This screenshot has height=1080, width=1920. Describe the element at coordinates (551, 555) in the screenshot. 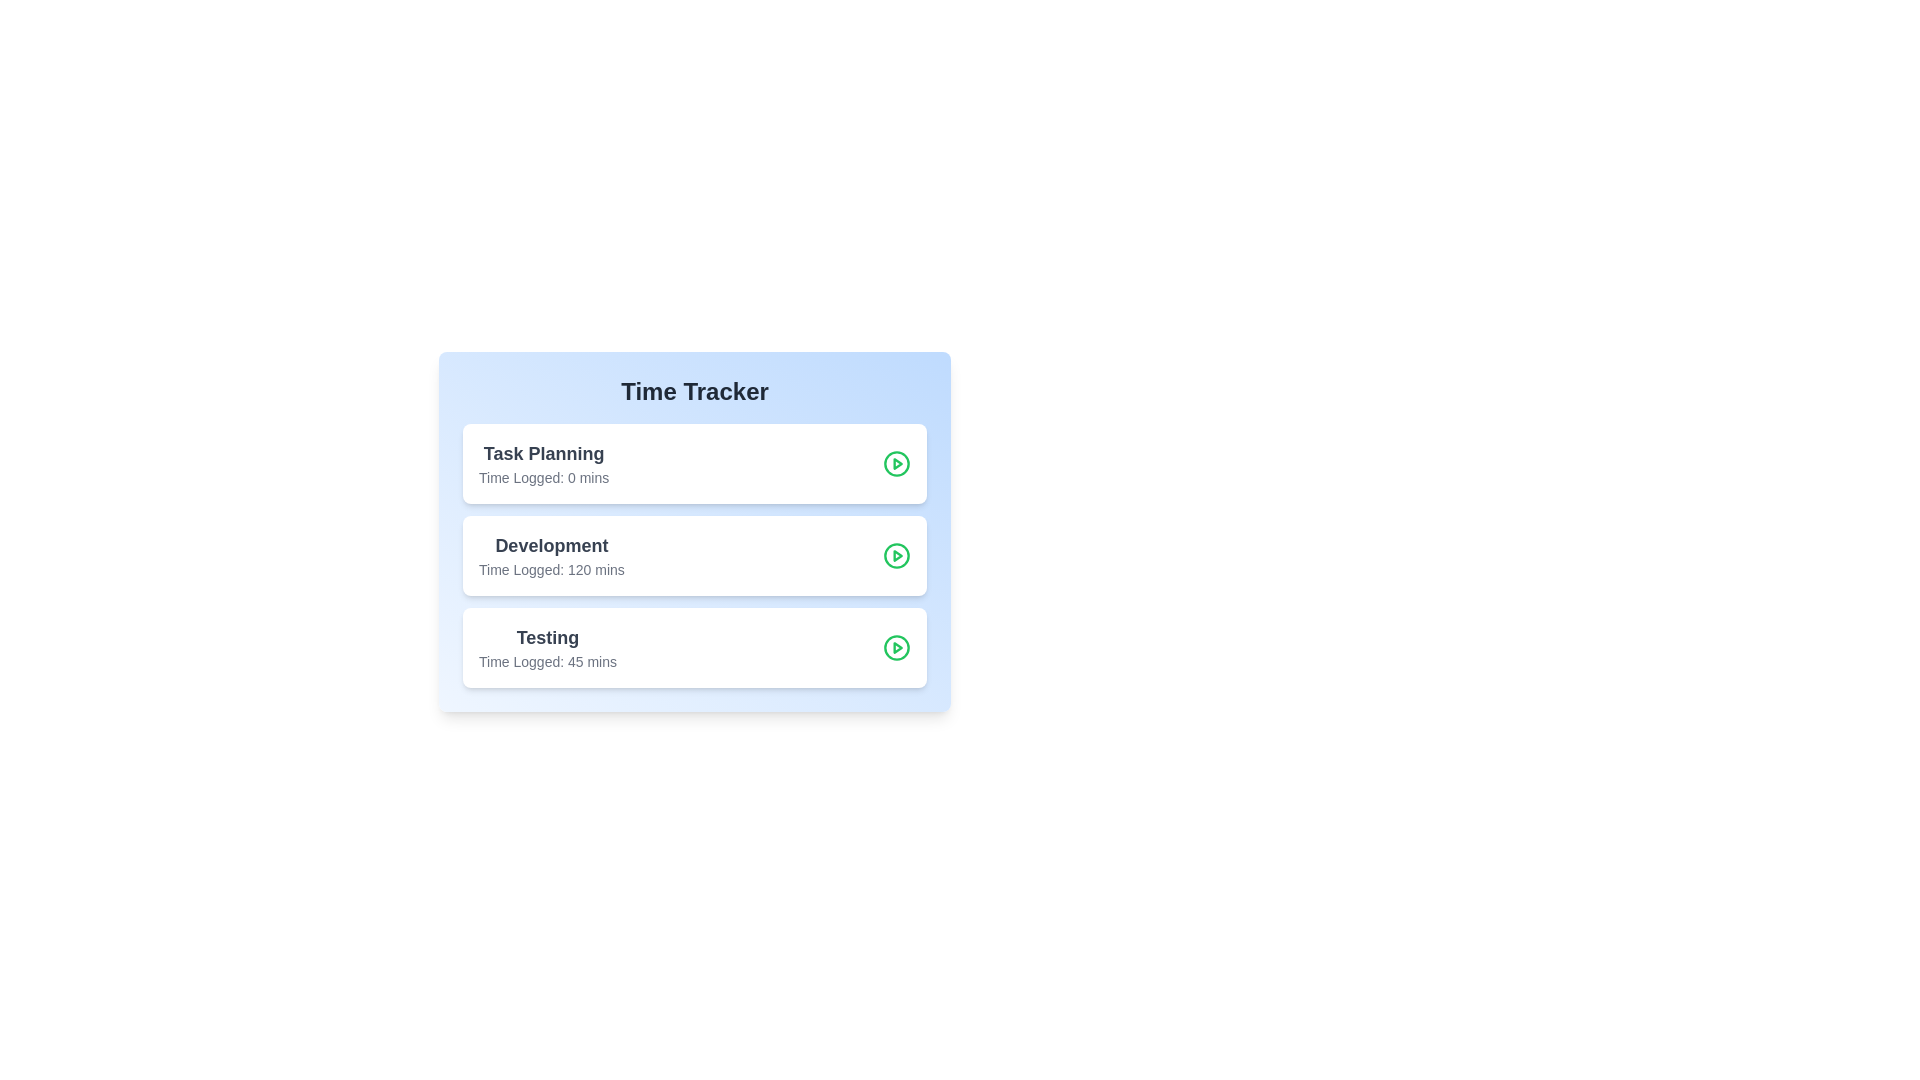

I see `the task titled Development to observe any hover-based UI changes` at that location.